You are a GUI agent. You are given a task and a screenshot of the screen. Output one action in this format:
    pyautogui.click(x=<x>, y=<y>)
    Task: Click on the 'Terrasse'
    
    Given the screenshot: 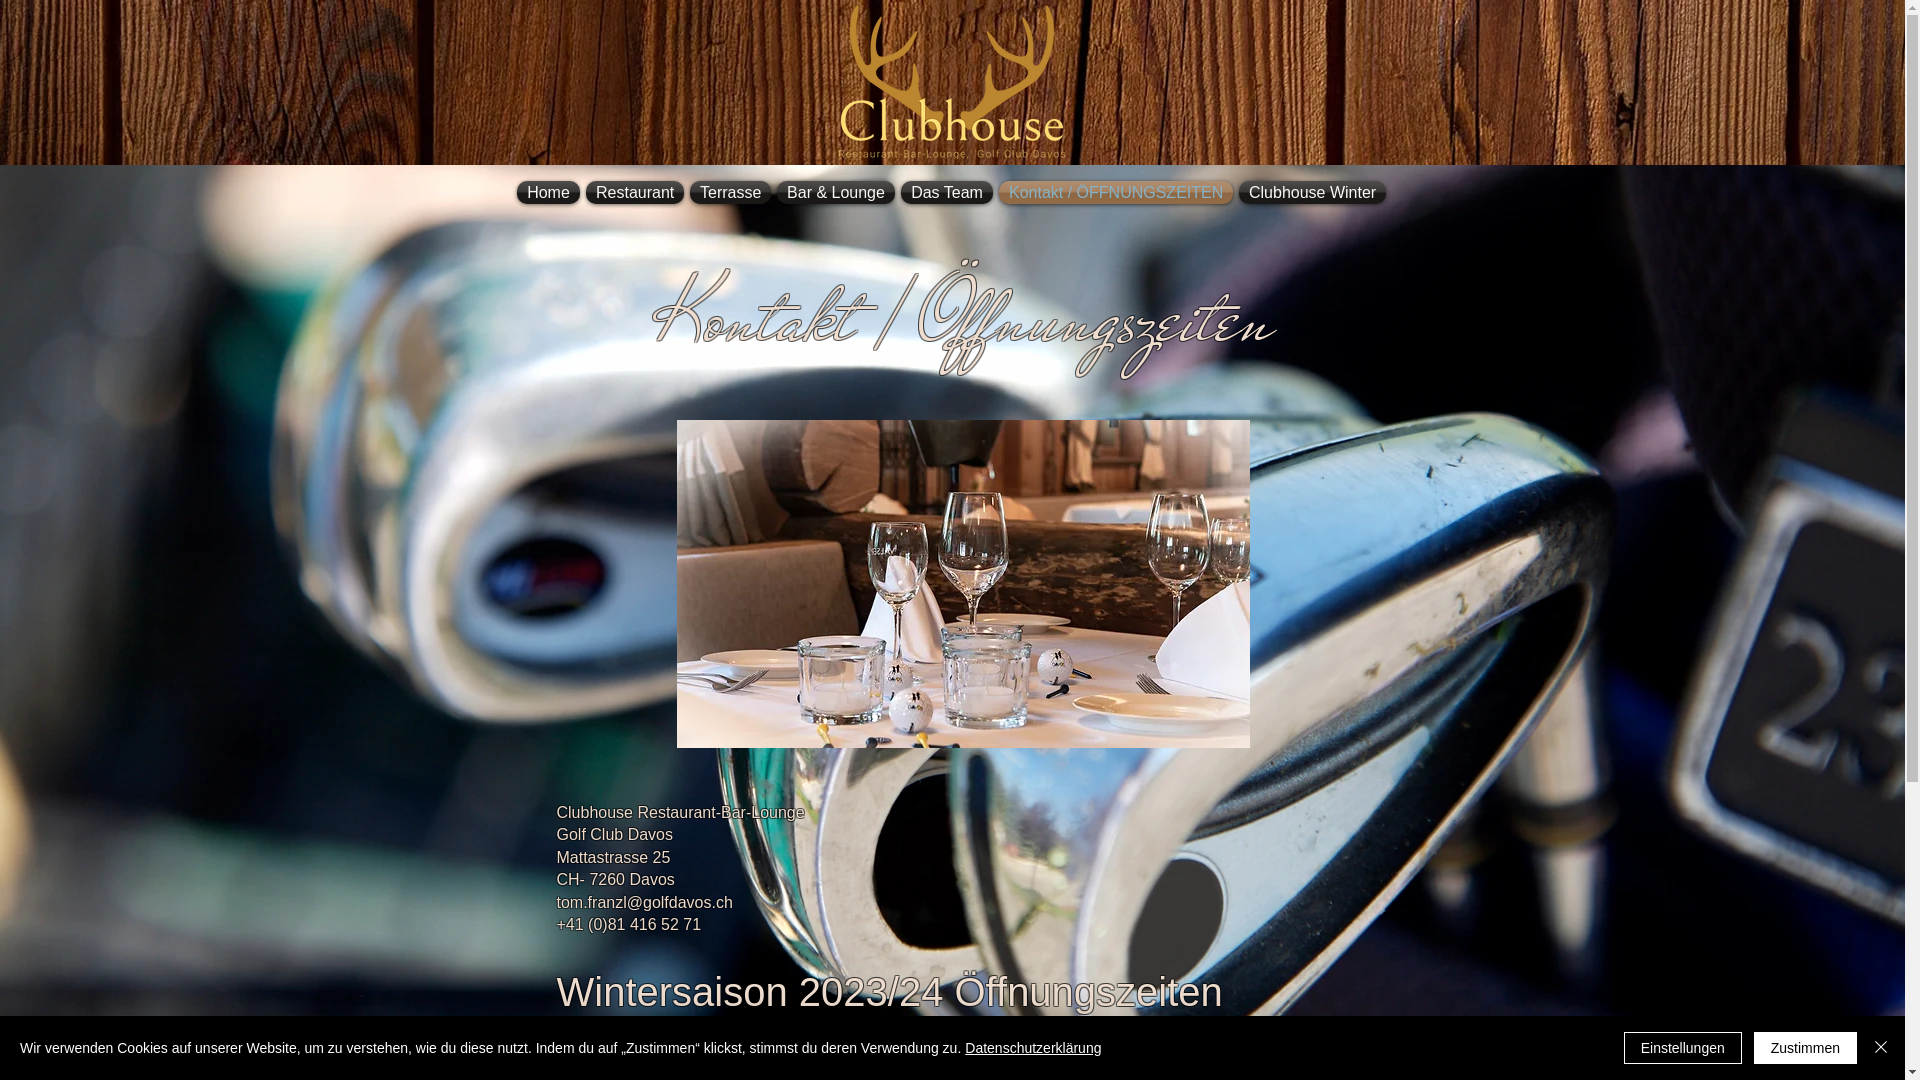 What is the action you would take?
    pyautogui.click(x=729, y=192)
    